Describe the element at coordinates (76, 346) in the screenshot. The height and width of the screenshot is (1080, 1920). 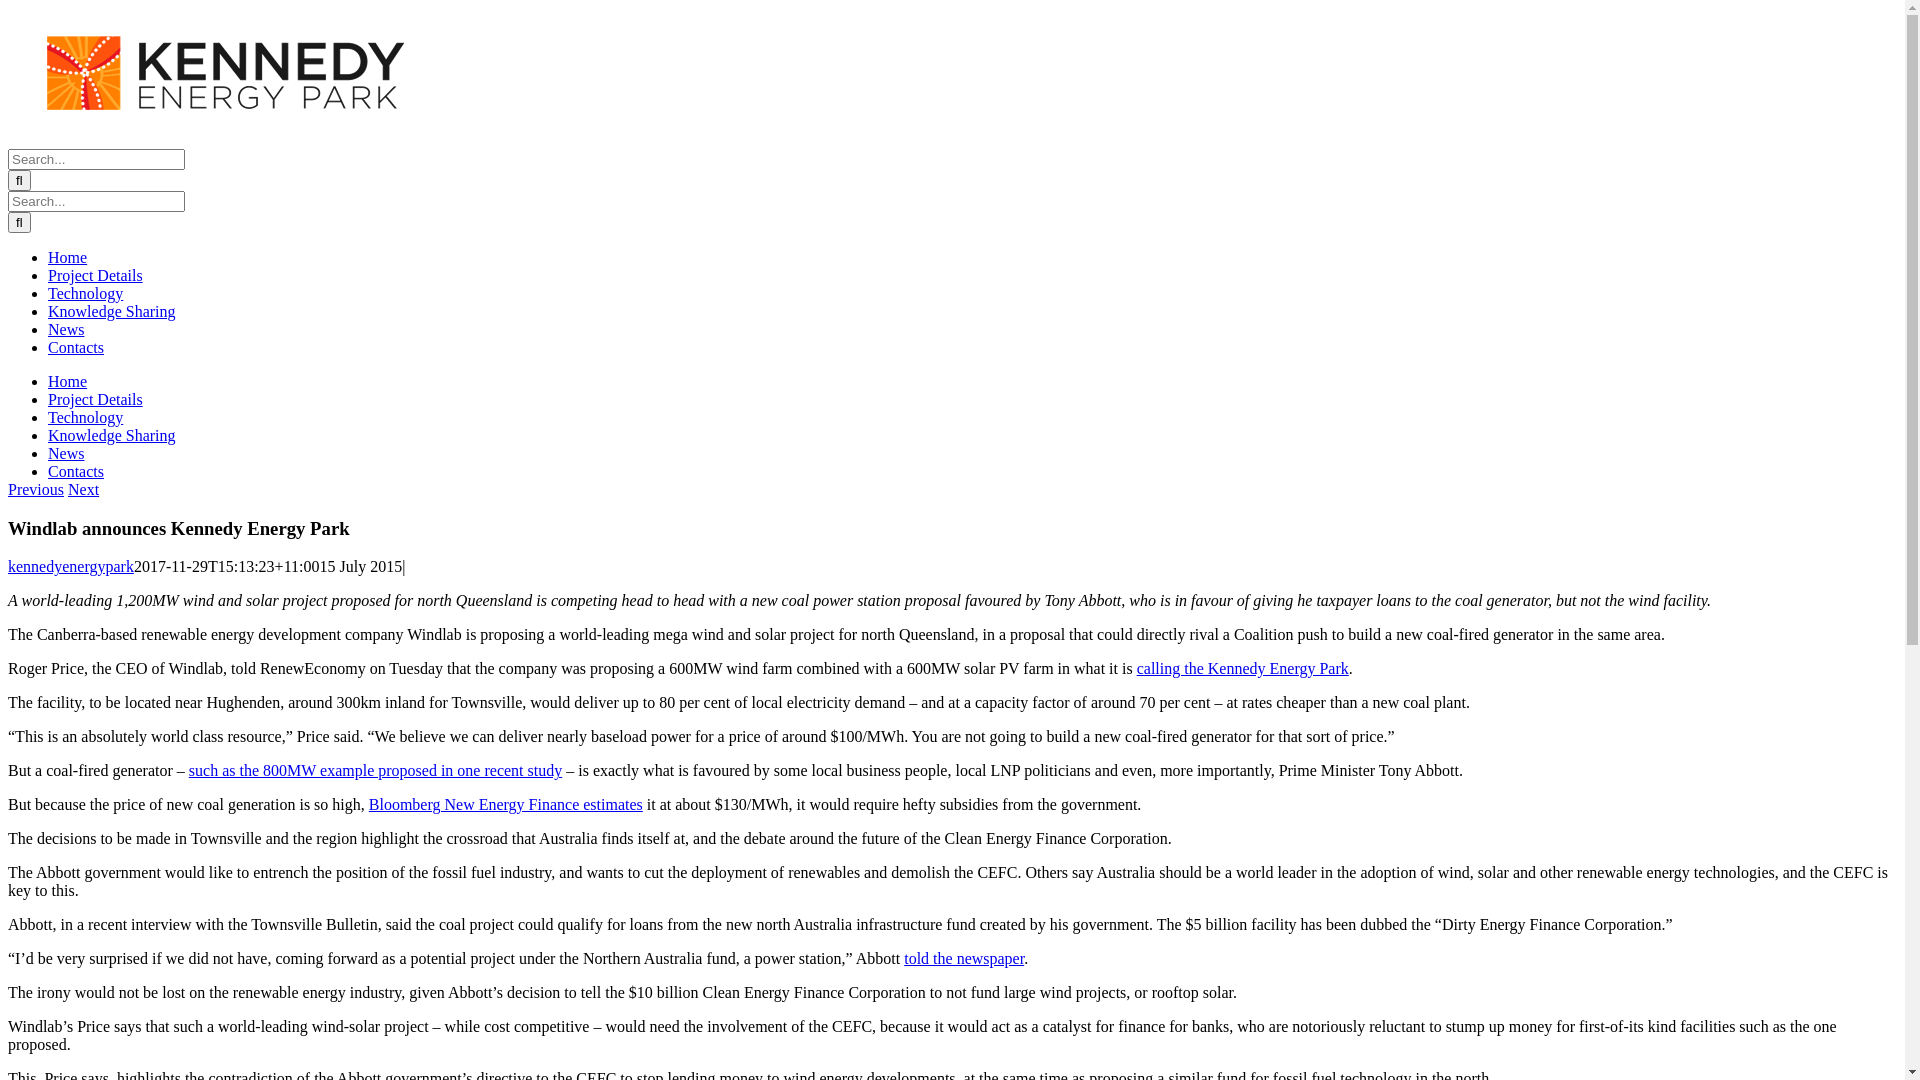
I see `'Contacts'` at that location.